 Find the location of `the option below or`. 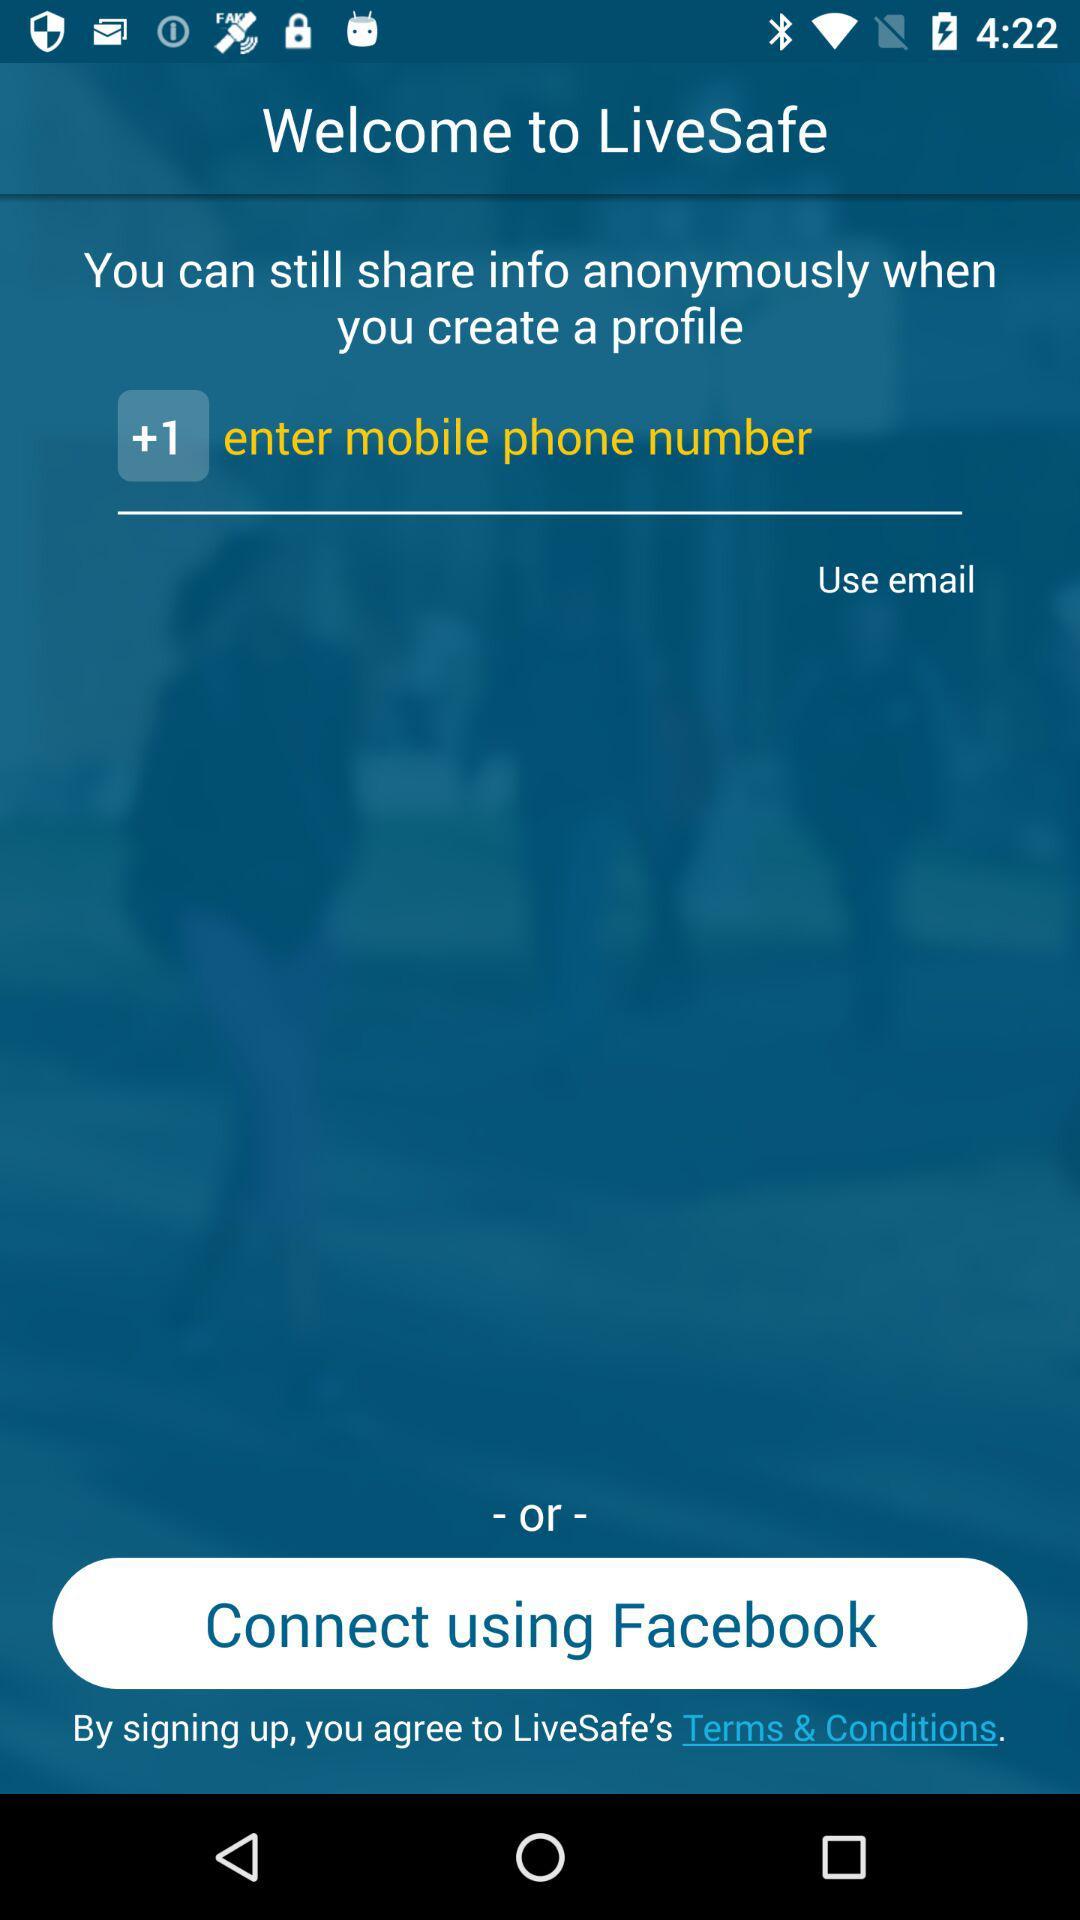

the option below or is located at coordinates (540, 1623).